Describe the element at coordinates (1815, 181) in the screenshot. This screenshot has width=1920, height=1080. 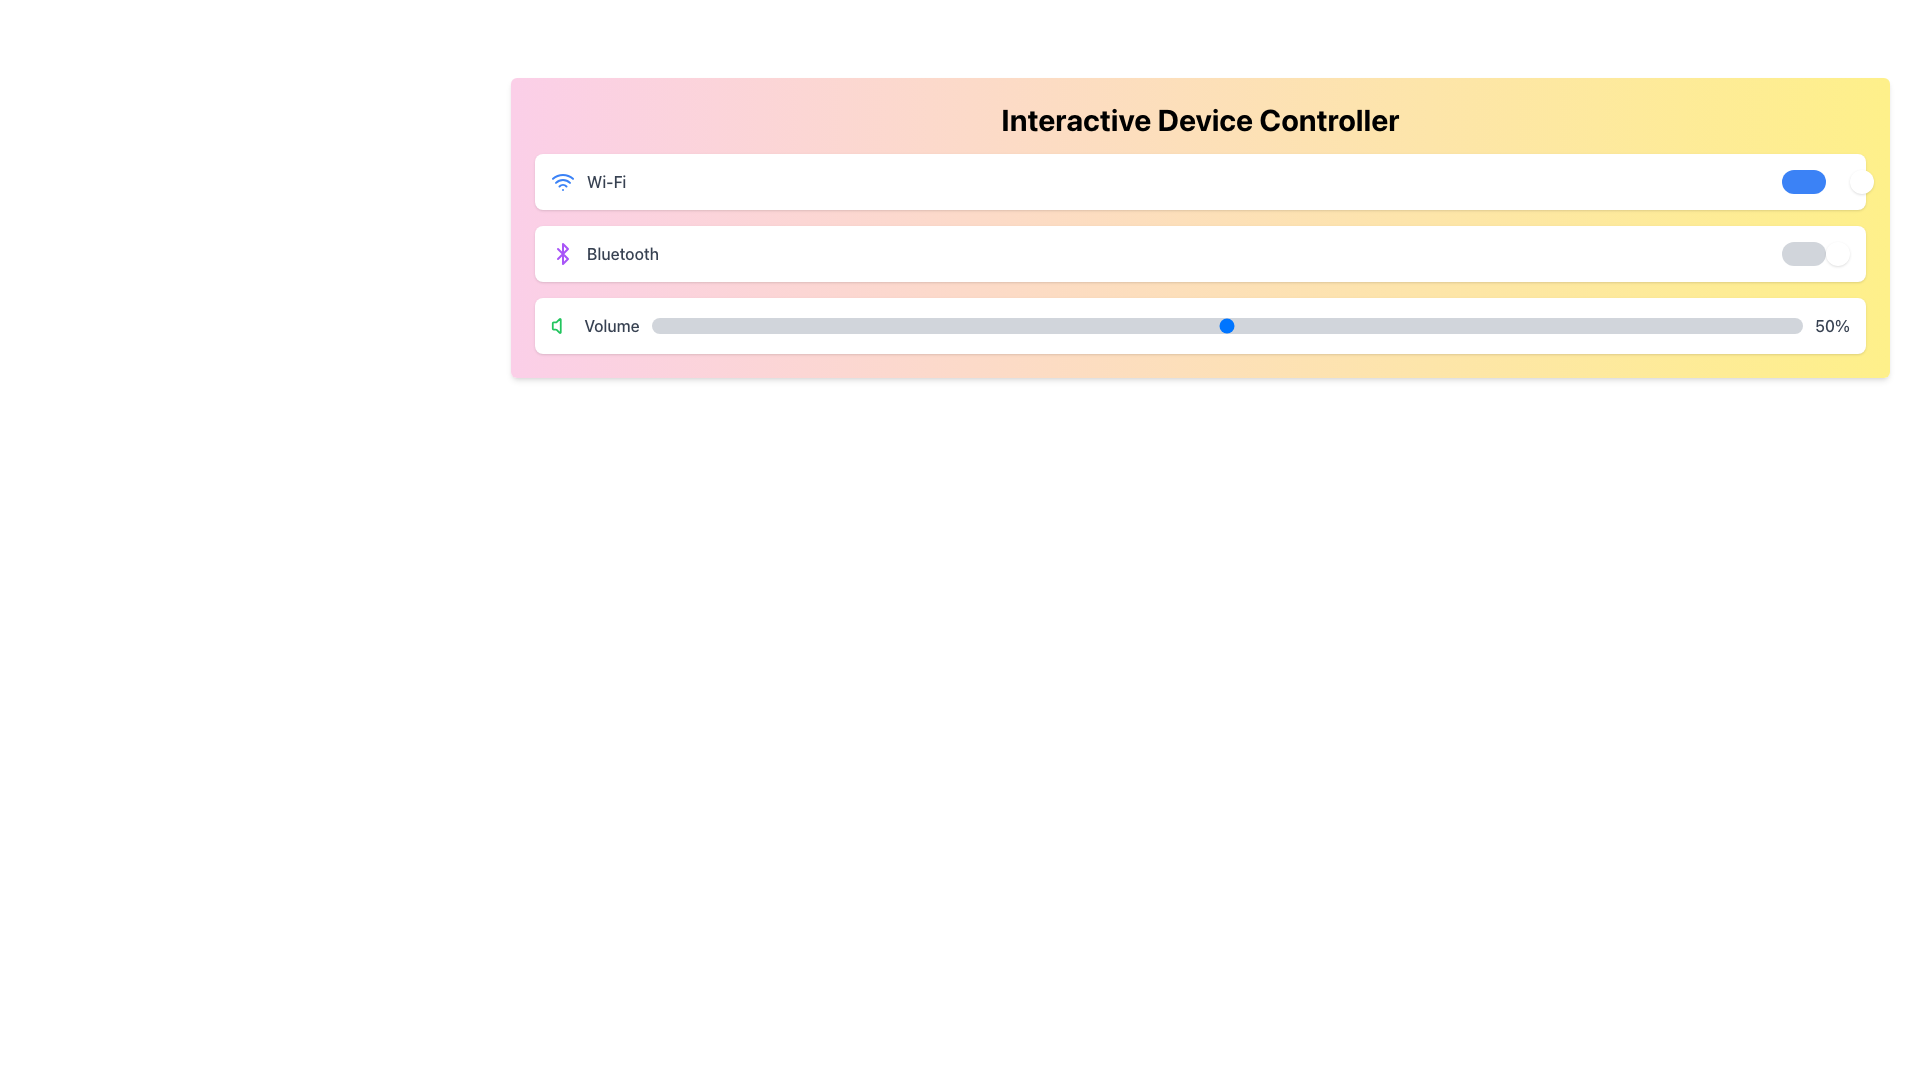
I see `the toggle switch for the Wi-Fi setting` at that location.